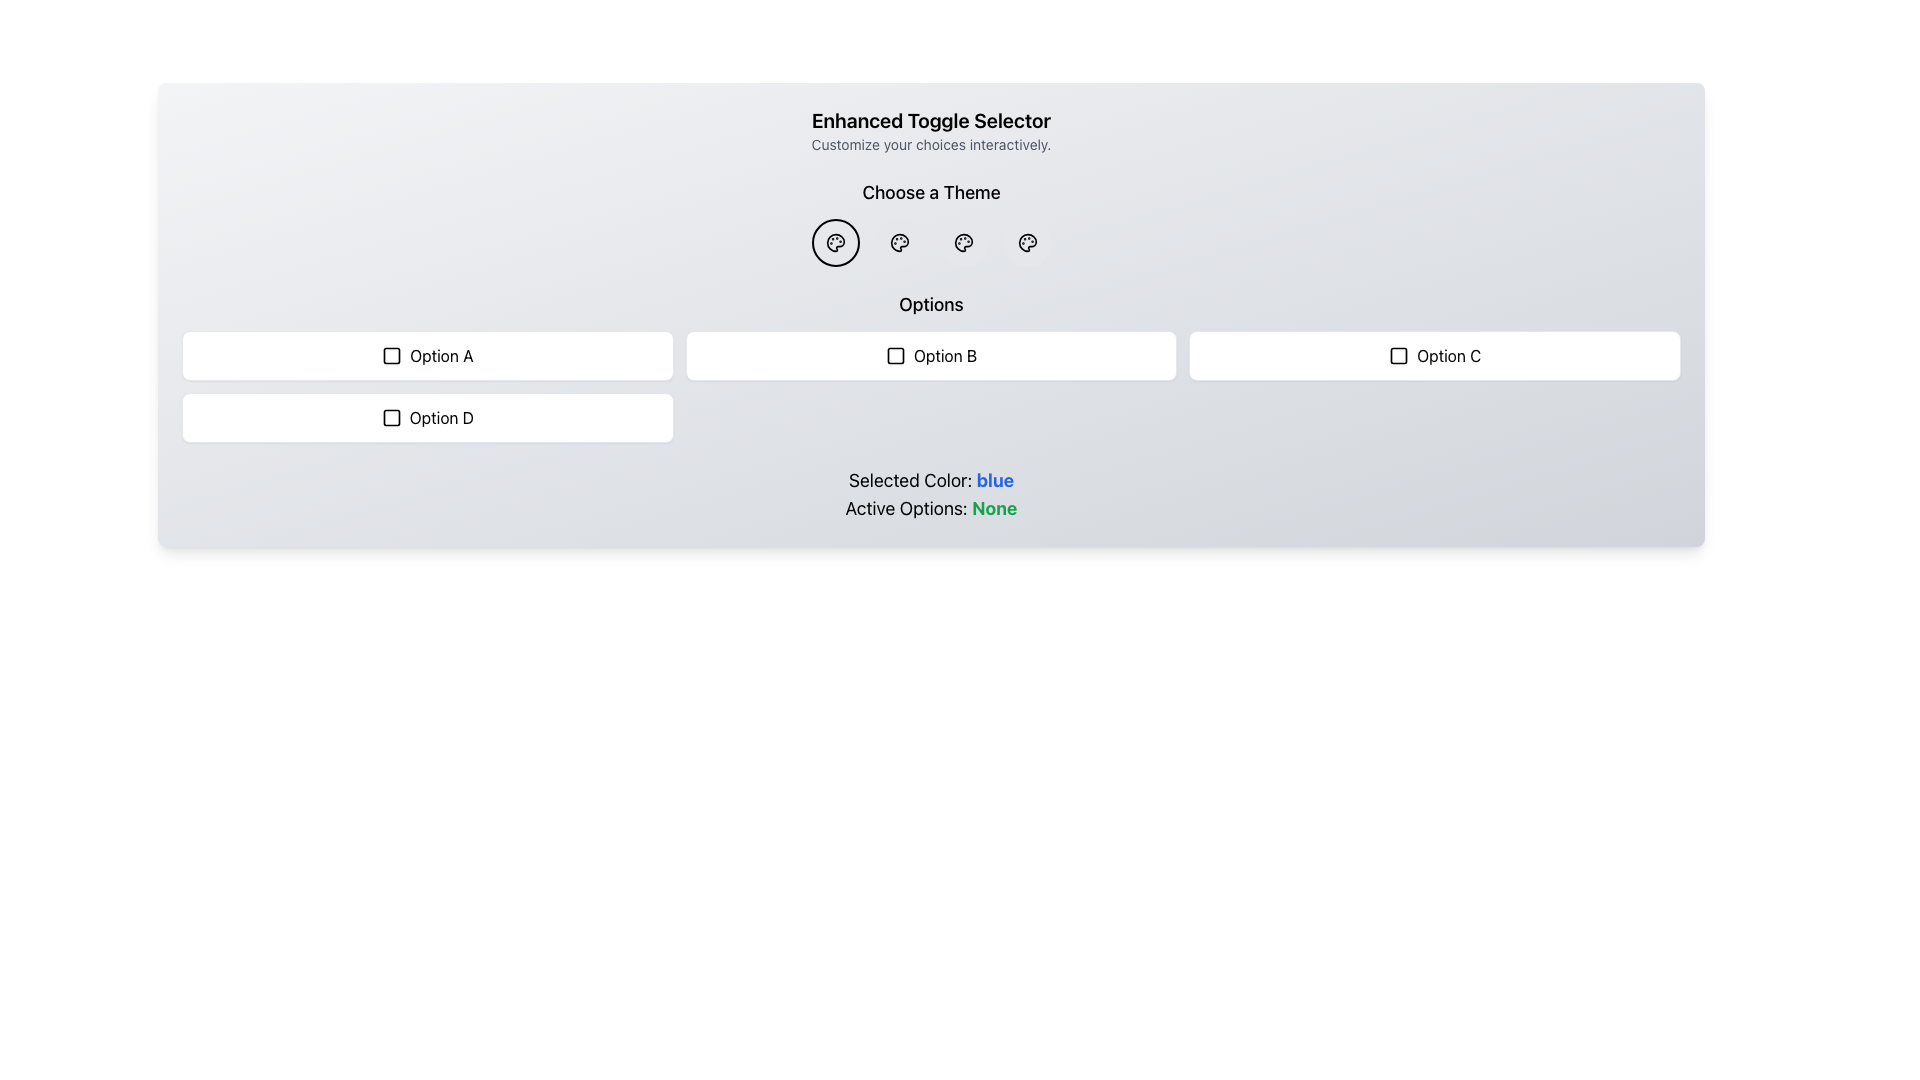 Image resolution: width=1920 pixels, height=1080 pixels. What do you see at coordinates (963, 242) in the screenshot?
I see `the second icon in the 'Choose a Theme' selection group` at bounding box center [963, 242].